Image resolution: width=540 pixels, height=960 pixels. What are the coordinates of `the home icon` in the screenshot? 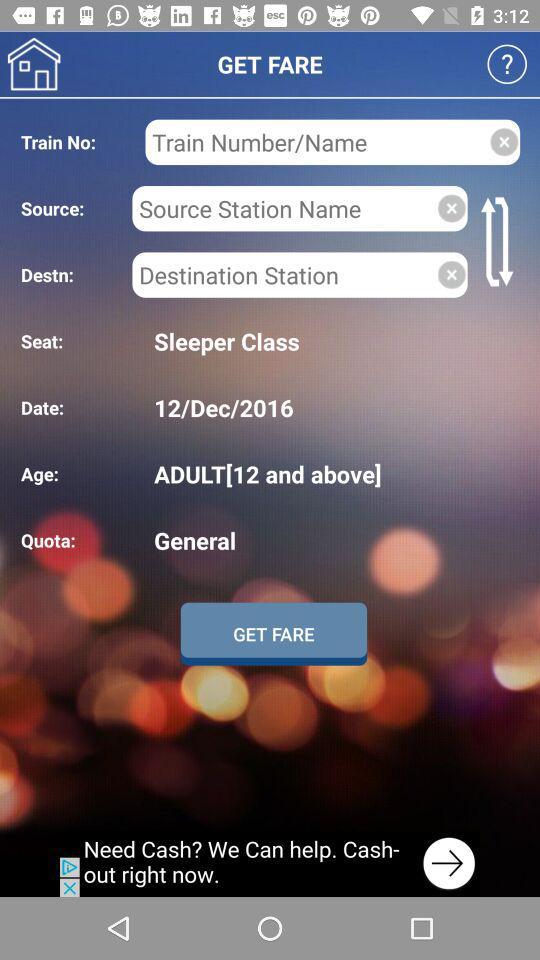 It's located at (33, 64).